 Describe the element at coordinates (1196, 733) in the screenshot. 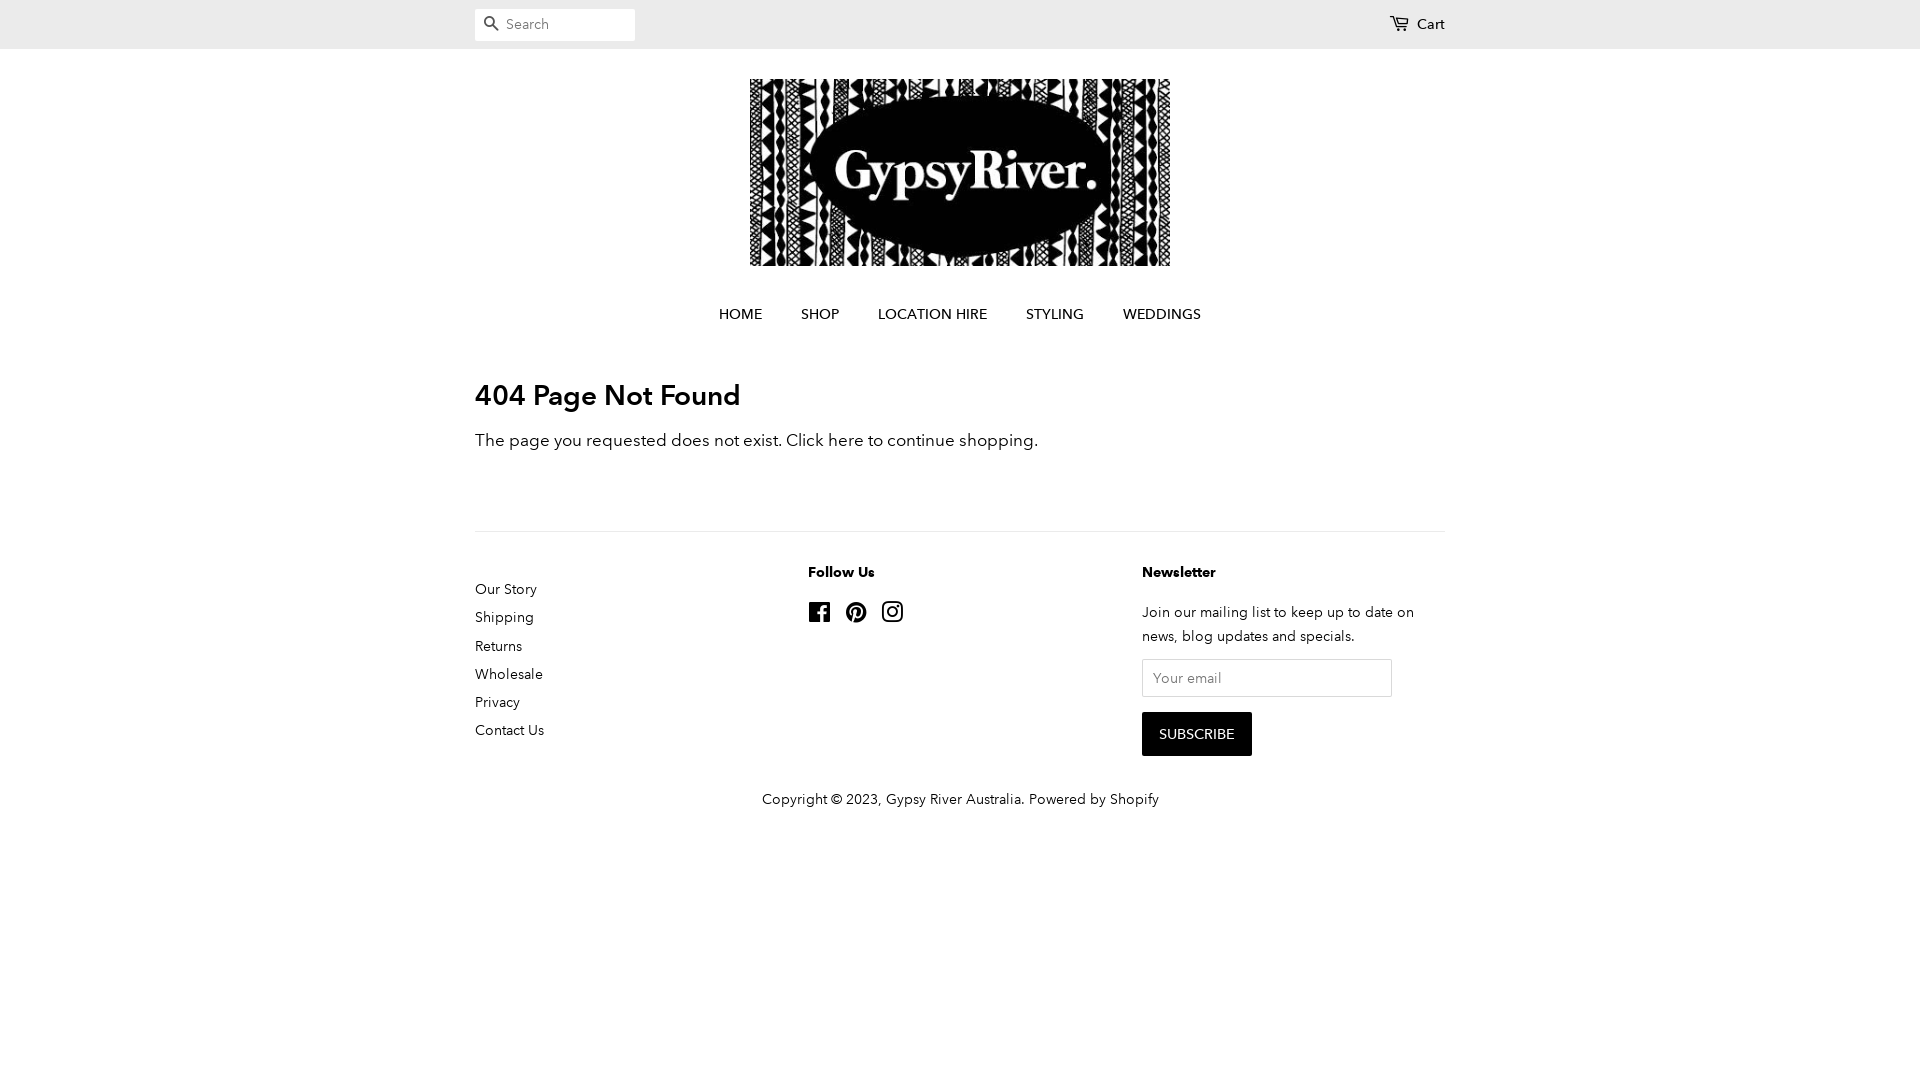

I see `'Subscribe'` at that location.